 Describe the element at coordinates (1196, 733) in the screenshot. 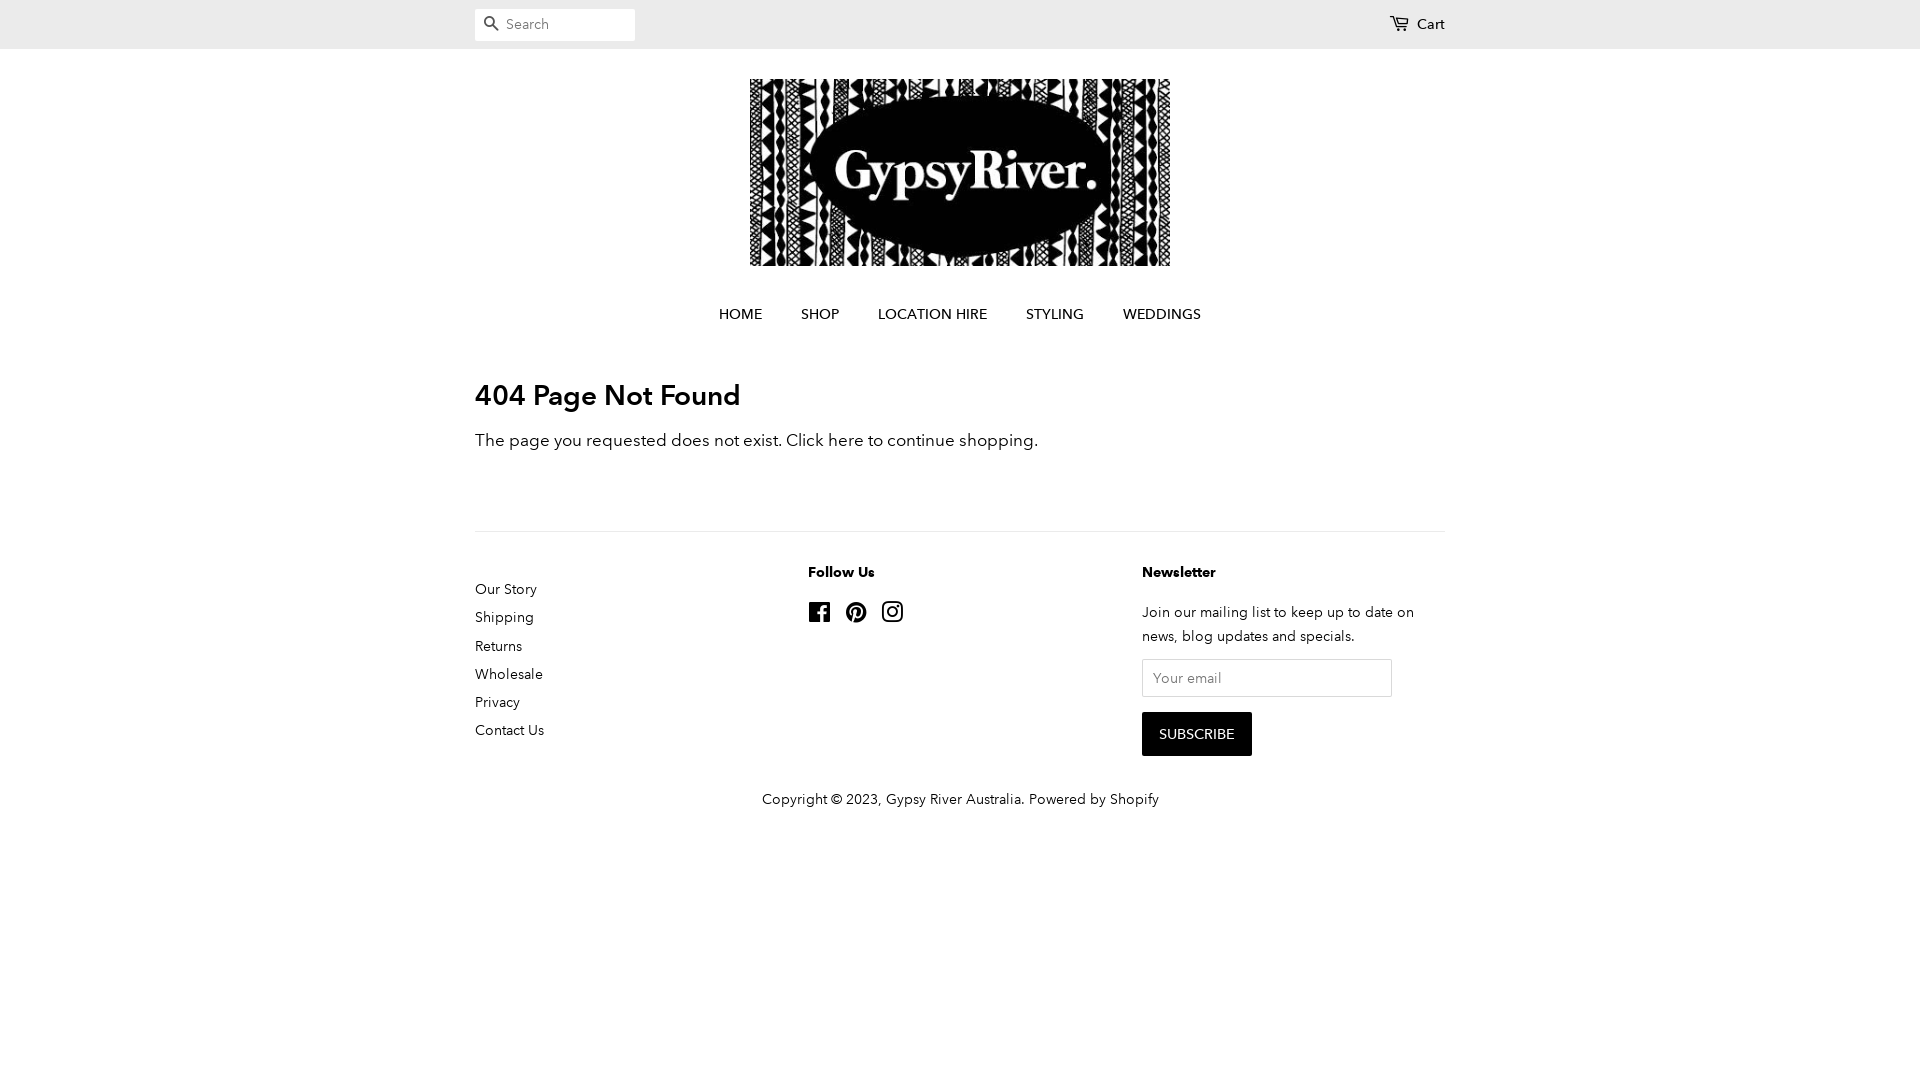

I see `'Subscribe'` at that location.